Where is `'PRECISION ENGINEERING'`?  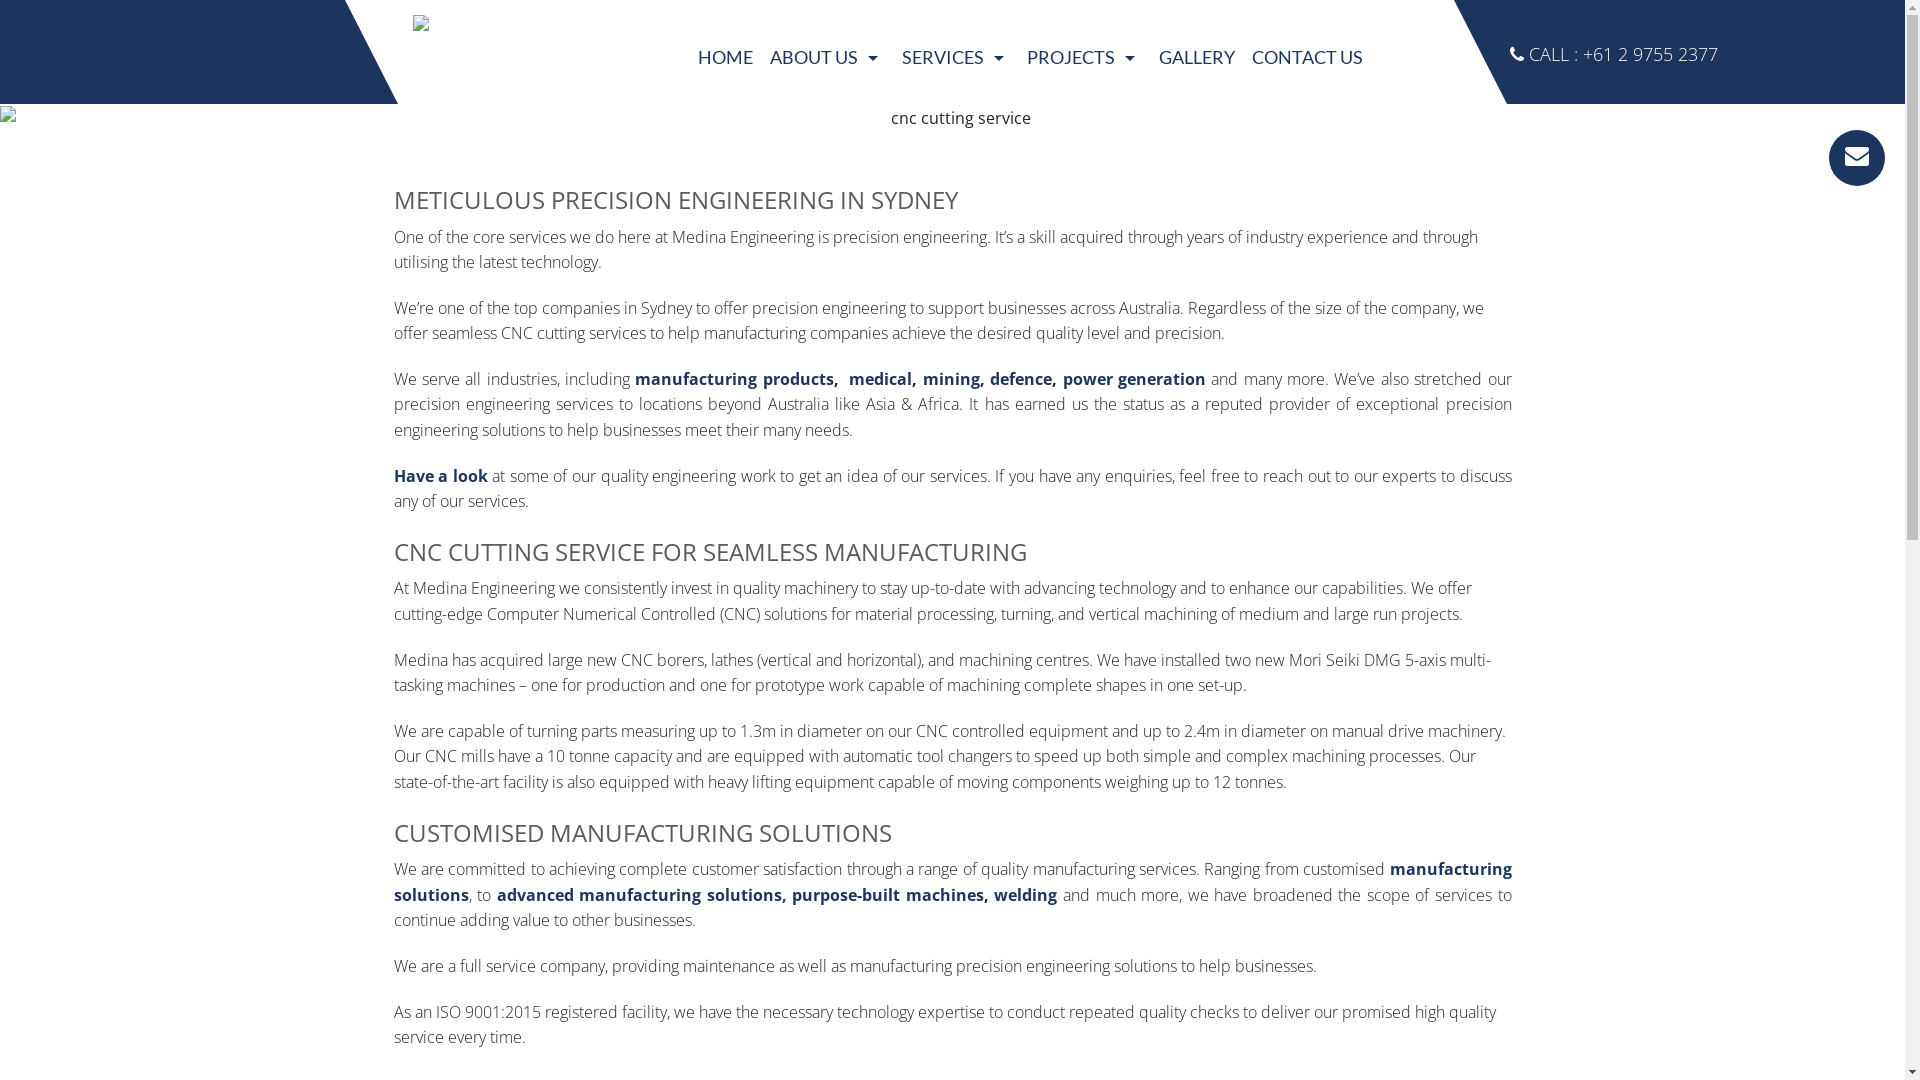
'PRECISION ENGINEERING' is located at coordinates (954, 118).